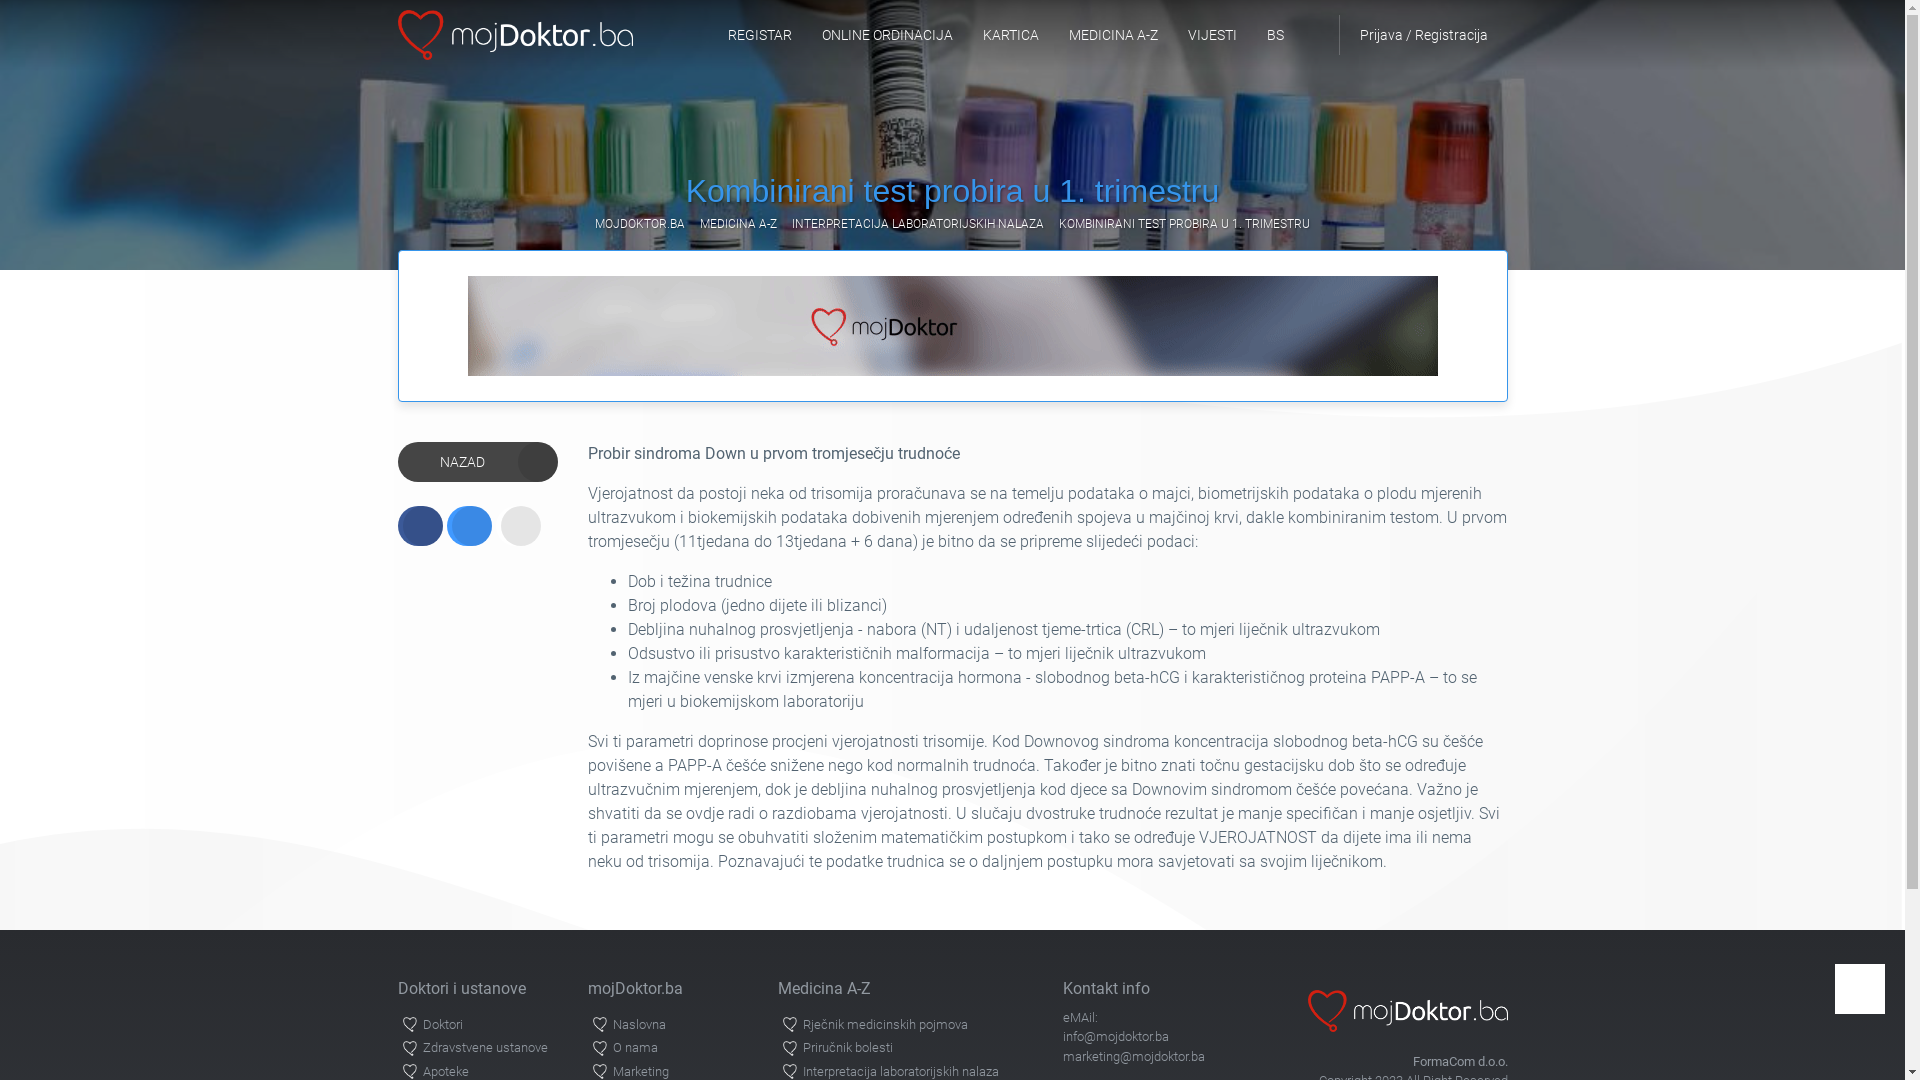 The width and height of the screenshot is (1920, 1080). What do you see at coordinates (1184, 223) in the screenshot?
I see `'KOMBINIRANI TEST PROBIRA U 1. TRIMESTRU'` at bounding box center [1184, 223].